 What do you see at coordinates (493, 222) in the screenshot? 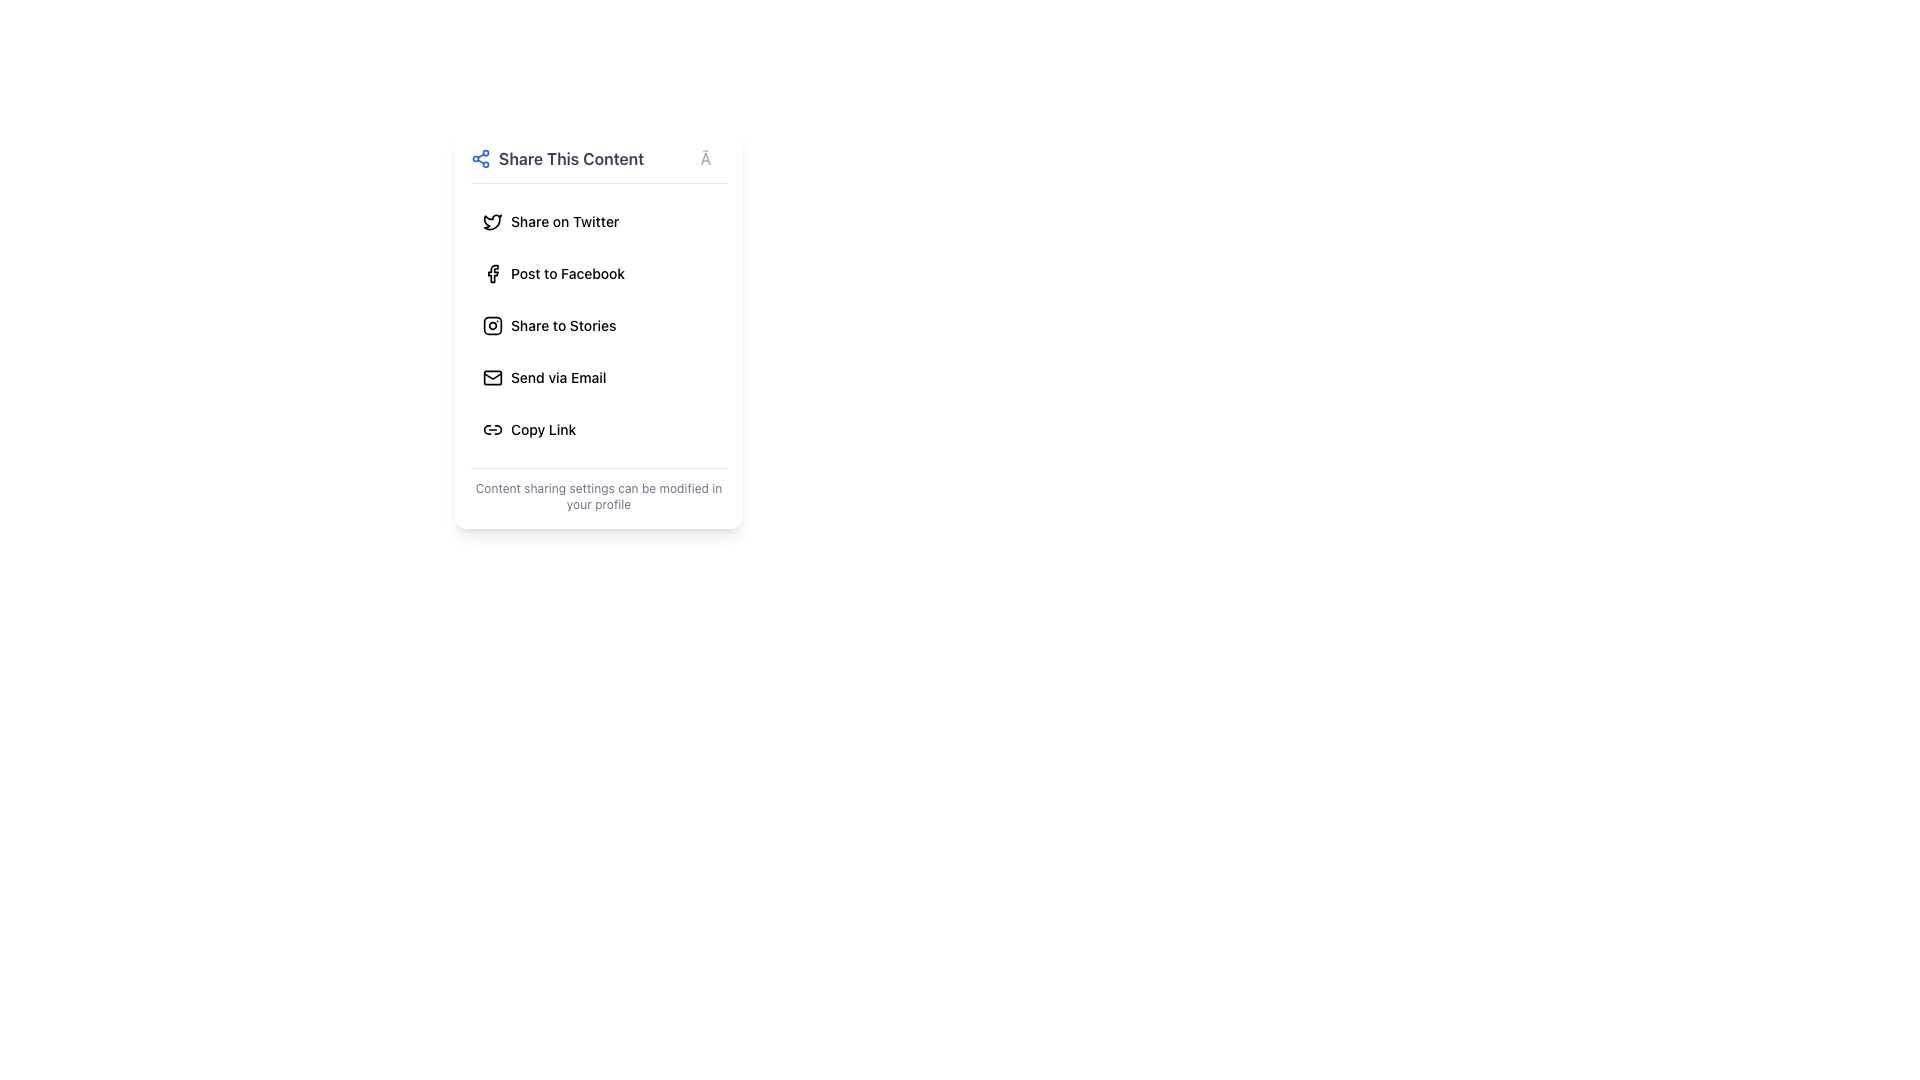
I see `the Twitter icon located to the left of the 'Share on Twitter' text in the share menu interface` at bounding box center [493, 222].